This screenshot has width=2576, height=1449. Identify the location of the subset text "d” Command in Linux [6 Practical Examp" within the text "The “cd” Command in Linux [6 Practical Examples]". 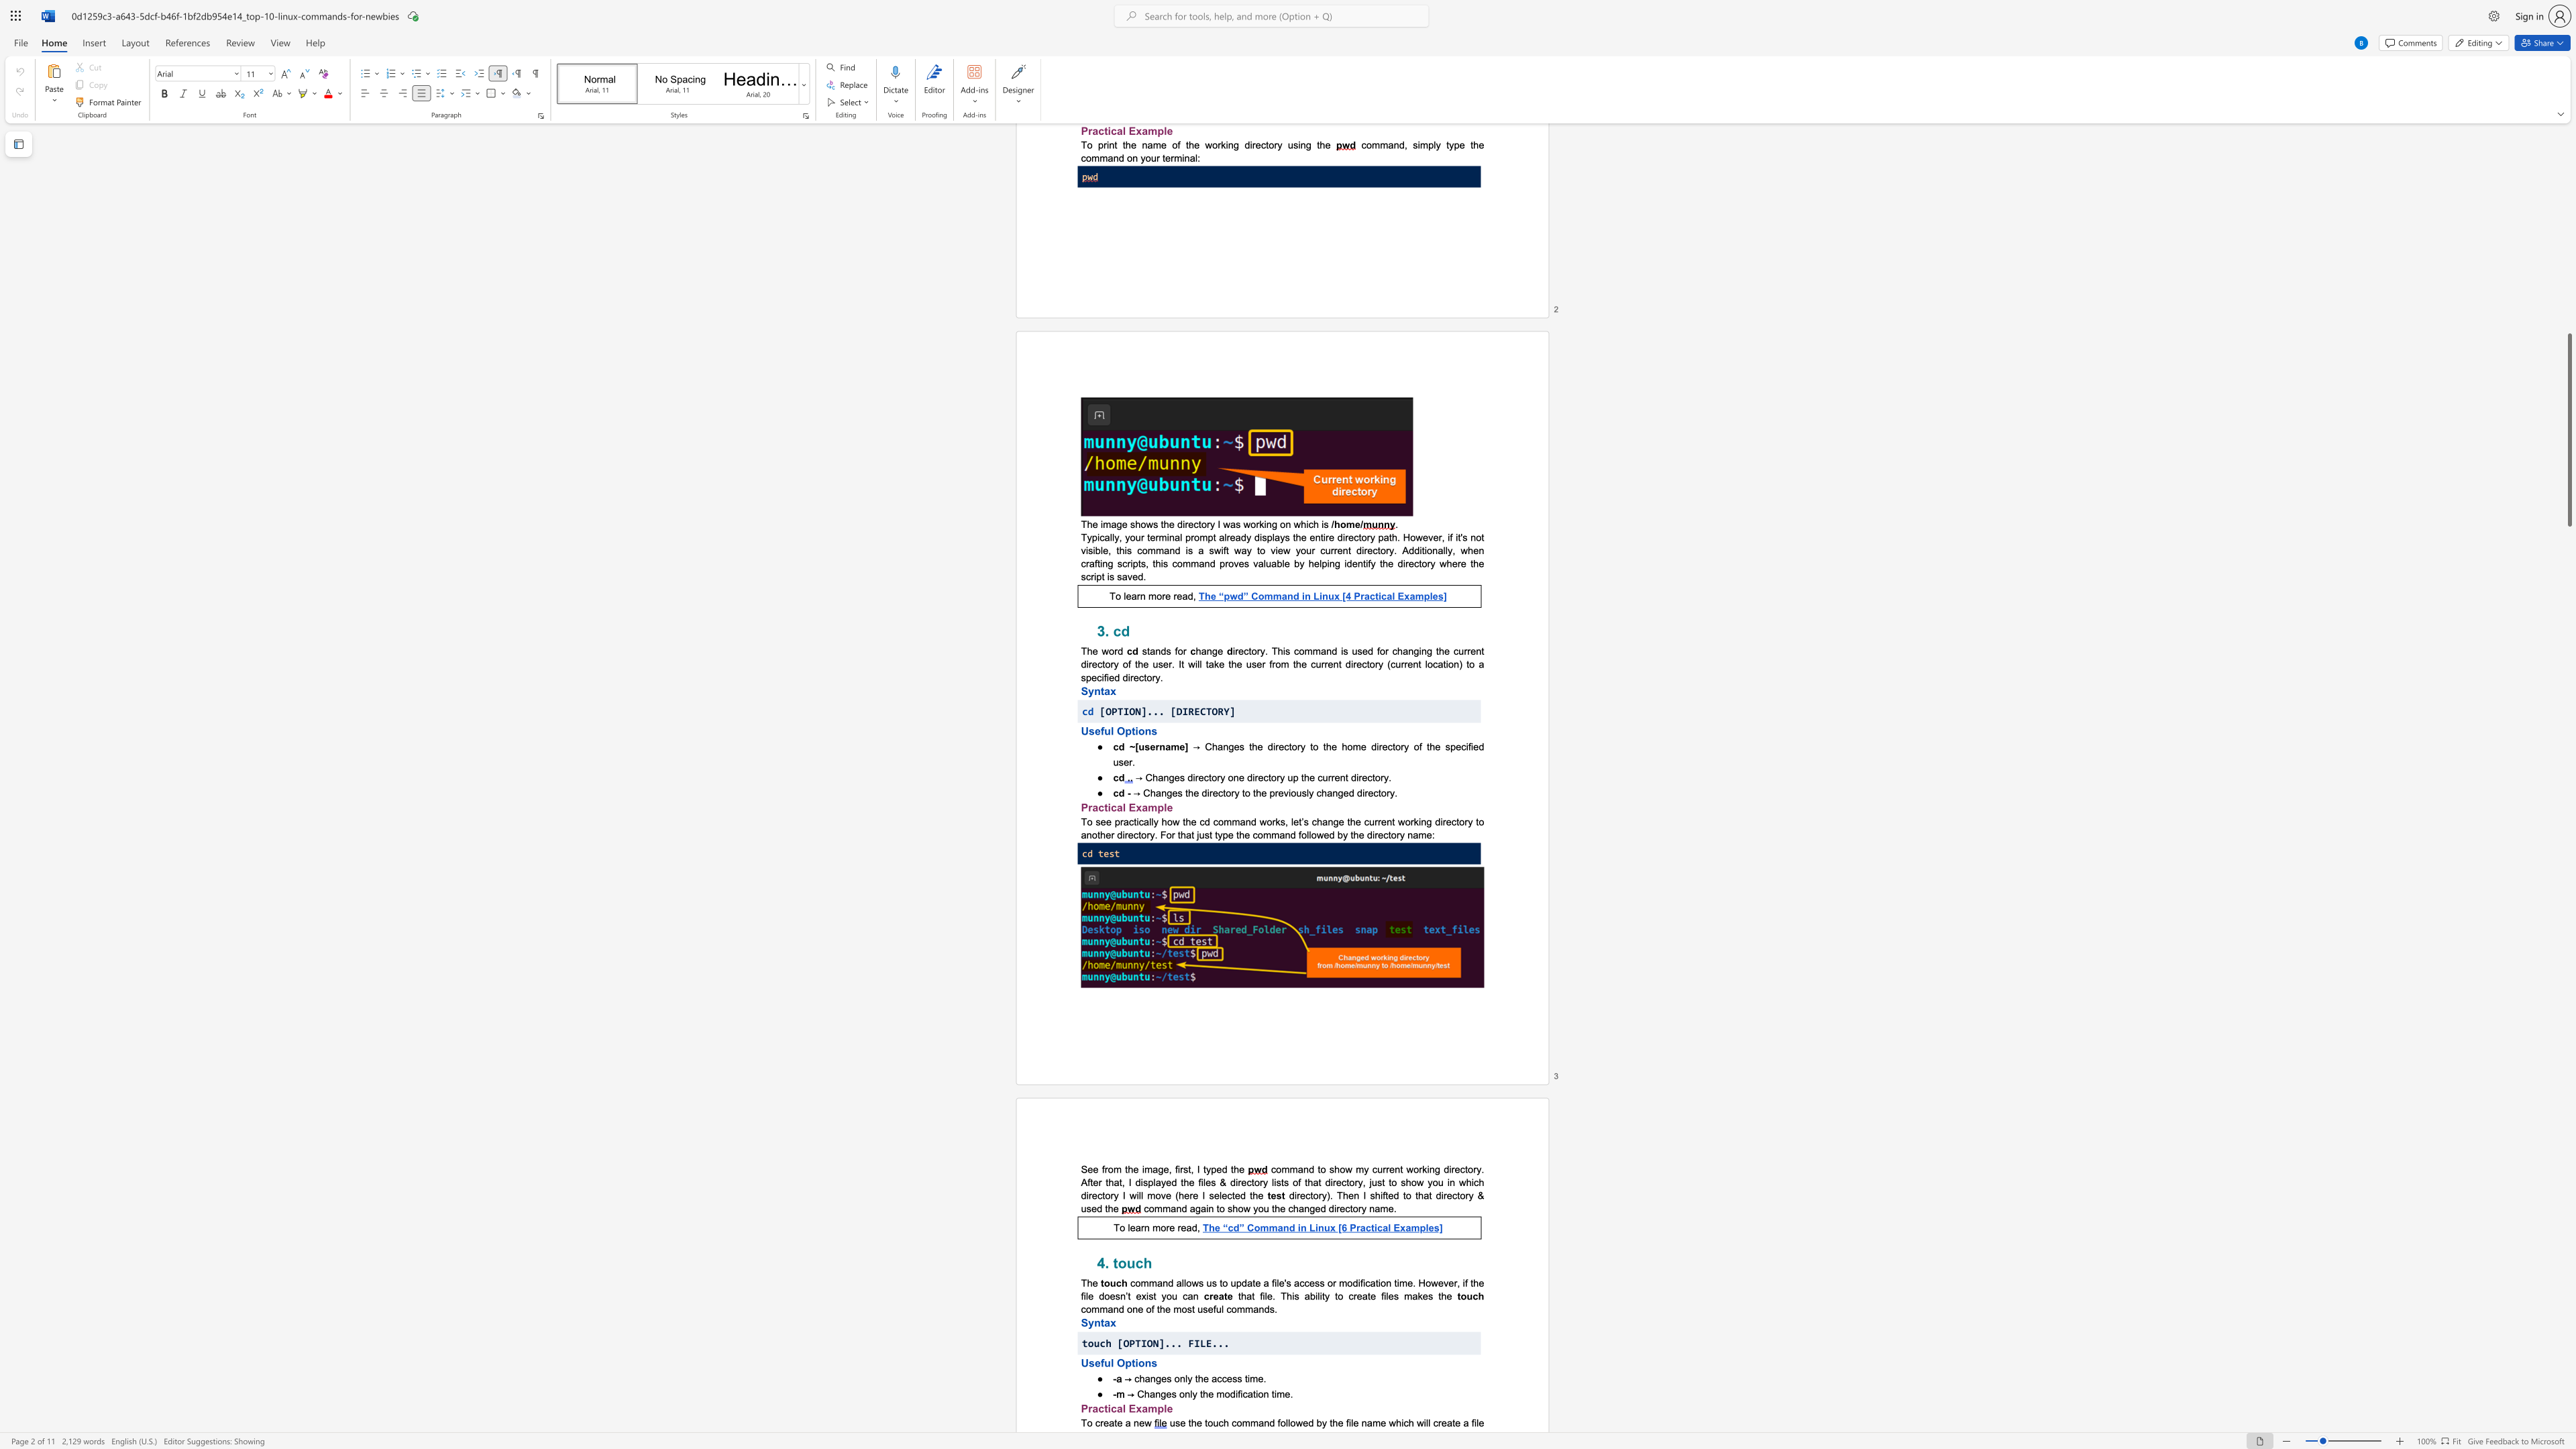
(1232, 1227).